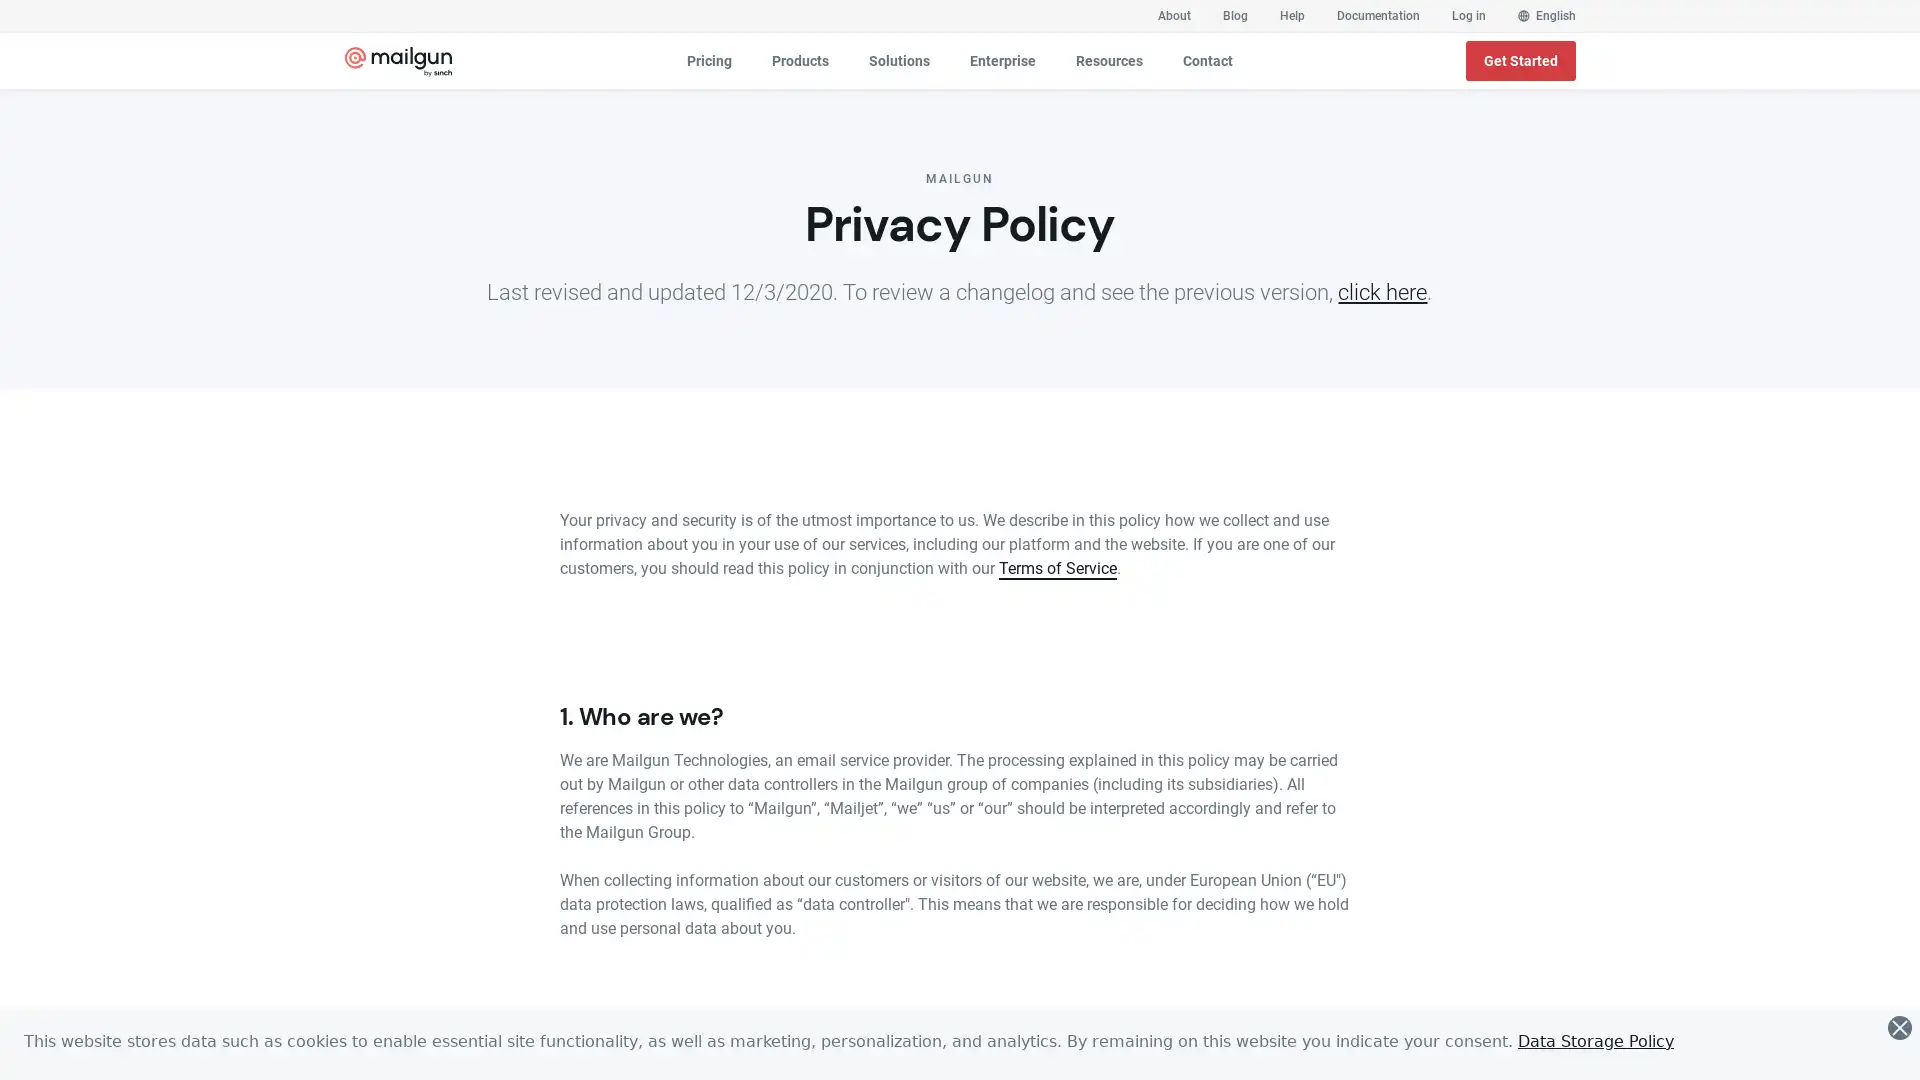  What do you see at coordinates (1468, 15) in the screenshot?
I see `Log in` at bounding box center [1468, 15].